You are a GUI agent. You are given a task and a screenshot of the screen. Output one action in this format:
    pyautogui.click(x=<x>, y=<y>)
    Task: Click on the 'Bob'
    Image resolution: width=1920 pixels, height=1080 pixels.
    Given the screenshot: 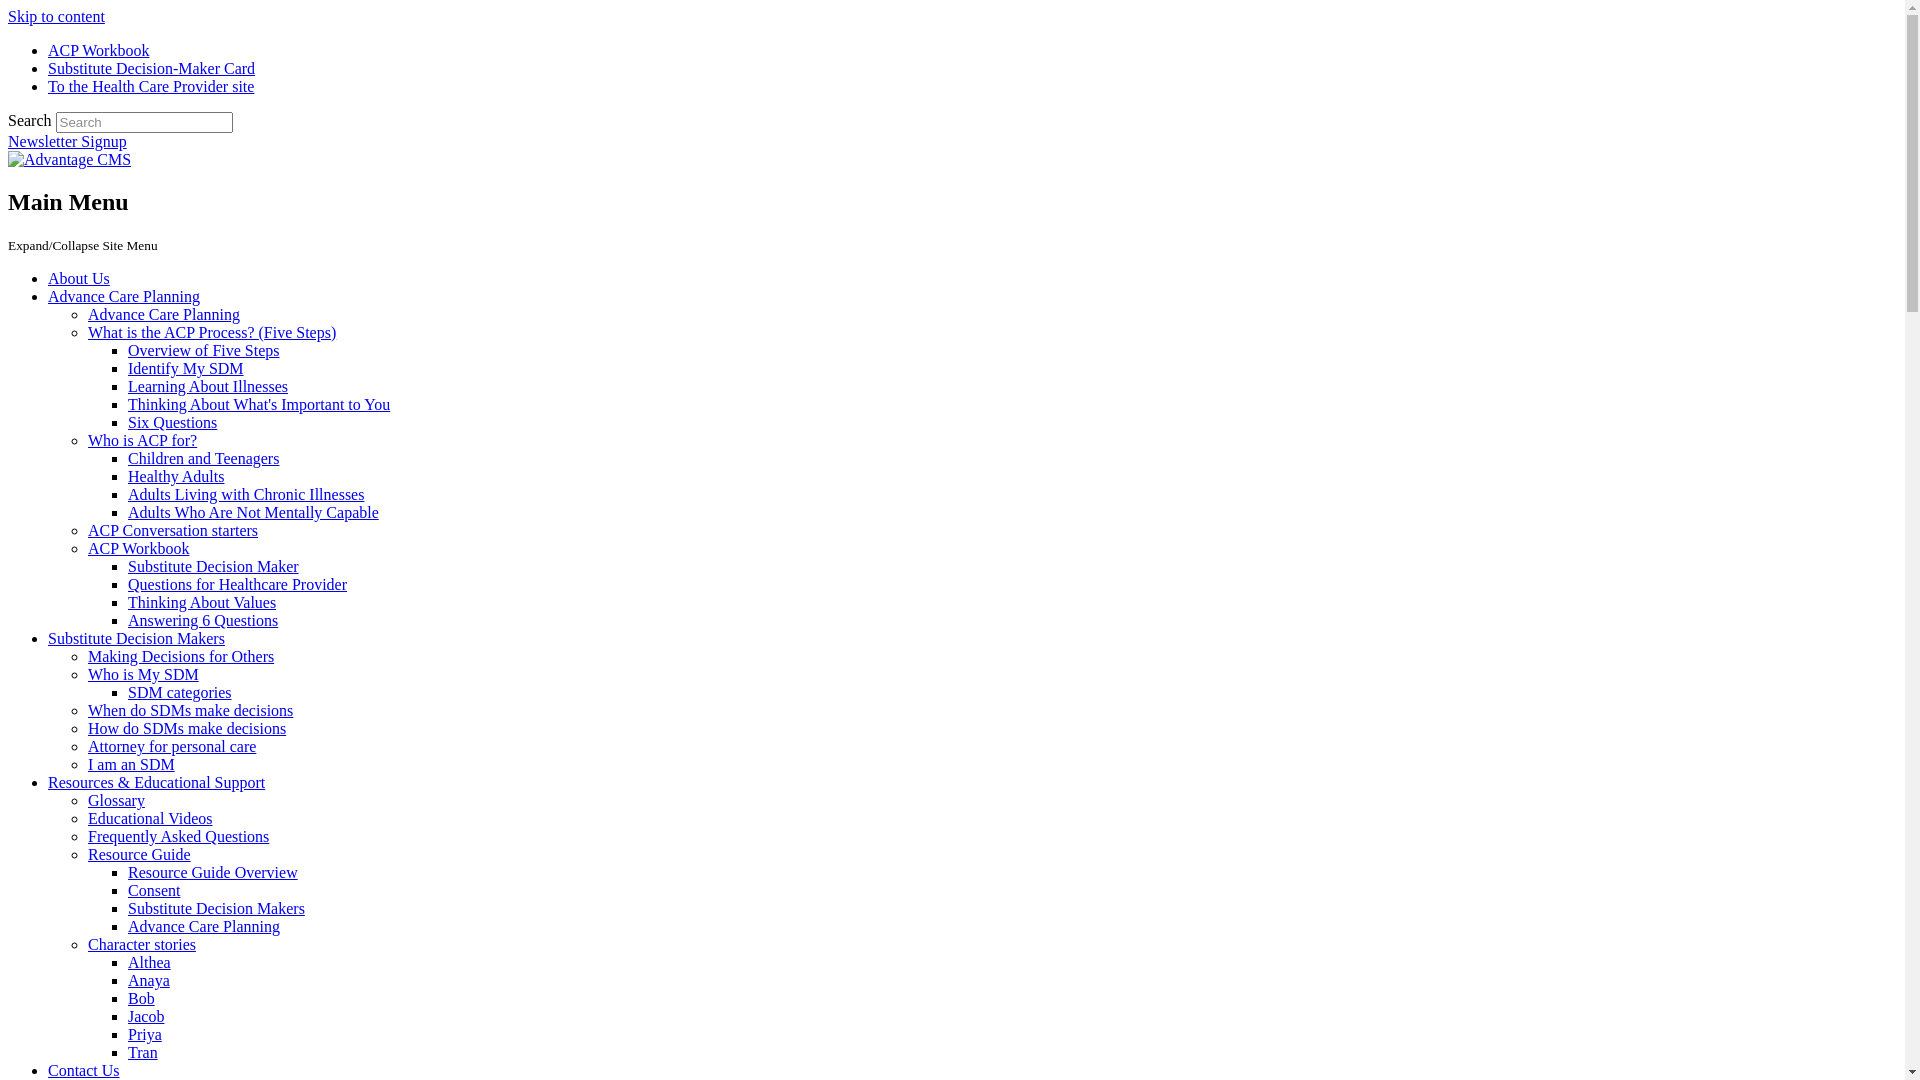 What is the action you would take?
    pyautogui.click(x=127, y=998)
    